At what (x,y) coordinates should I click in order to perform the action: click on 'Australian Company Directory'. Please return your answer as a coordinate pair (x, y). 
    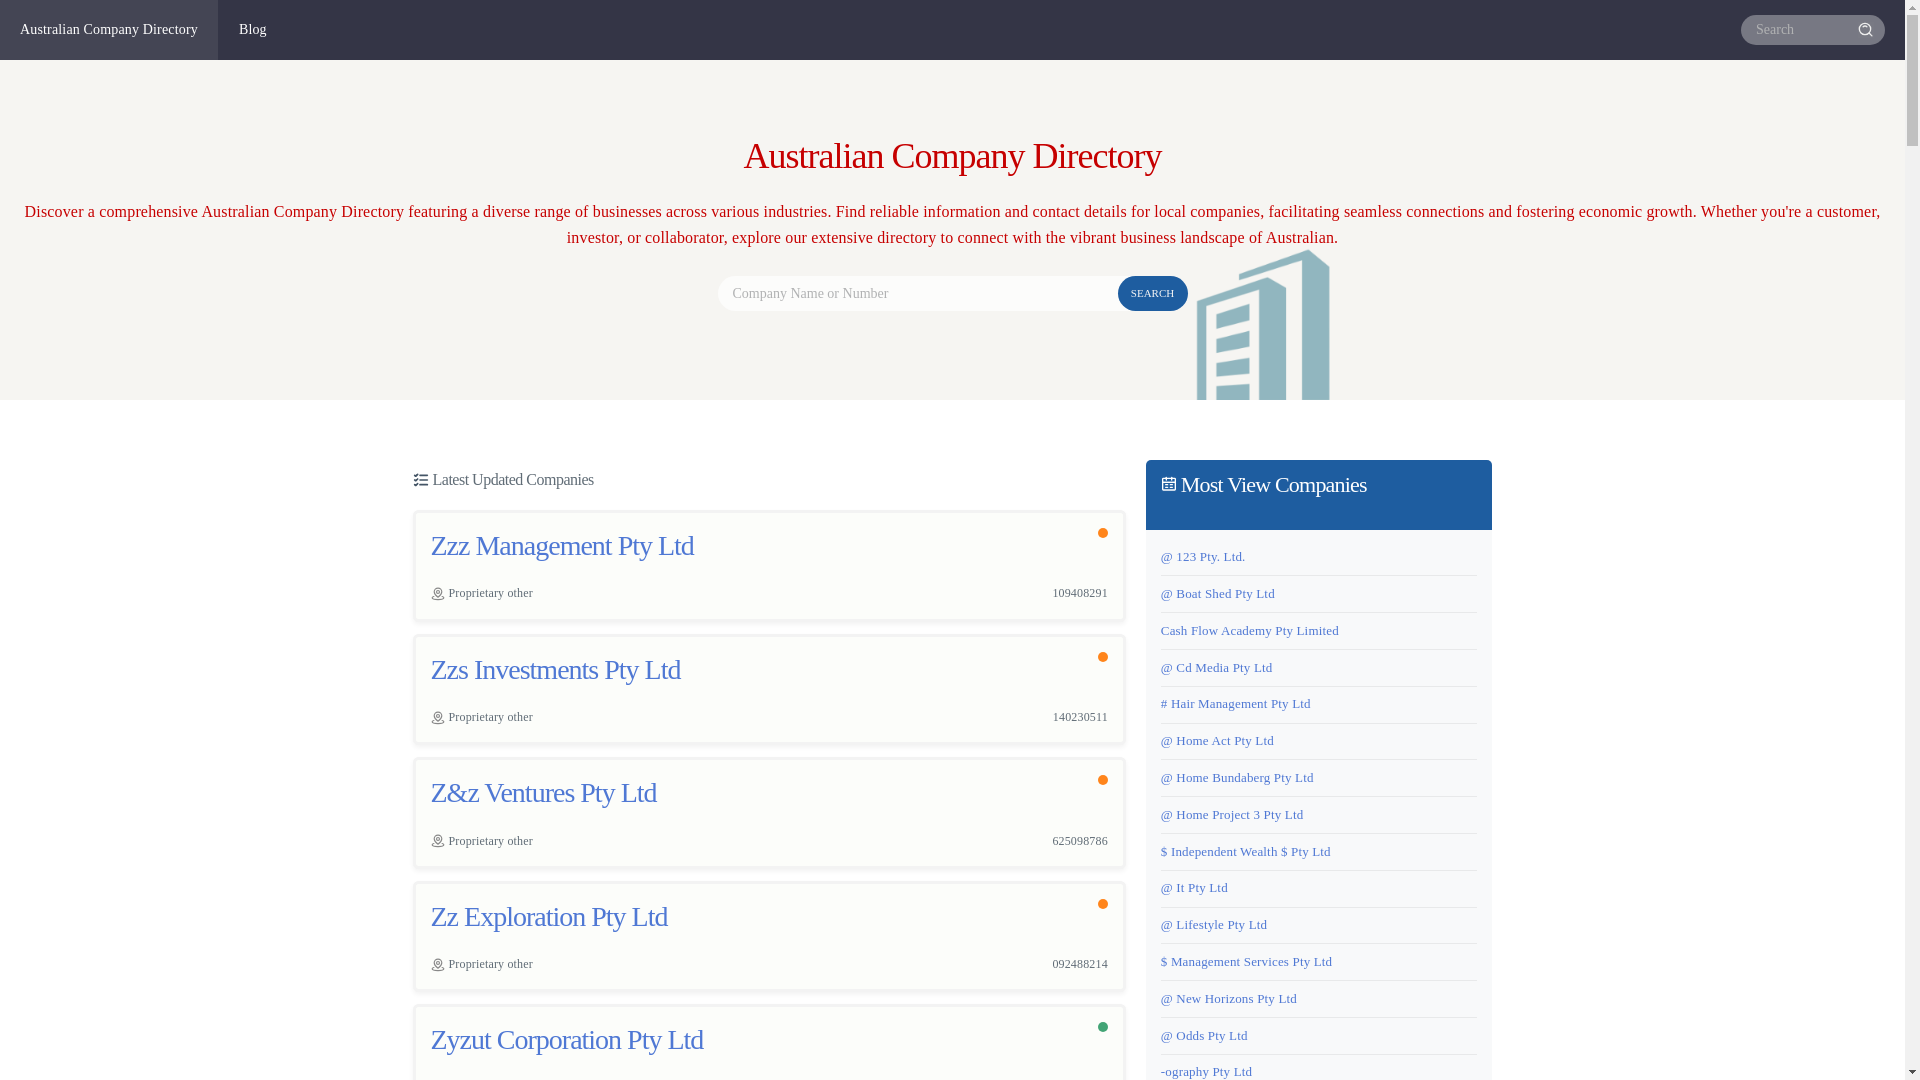
    Looking at the image, I should click on (108, 30).